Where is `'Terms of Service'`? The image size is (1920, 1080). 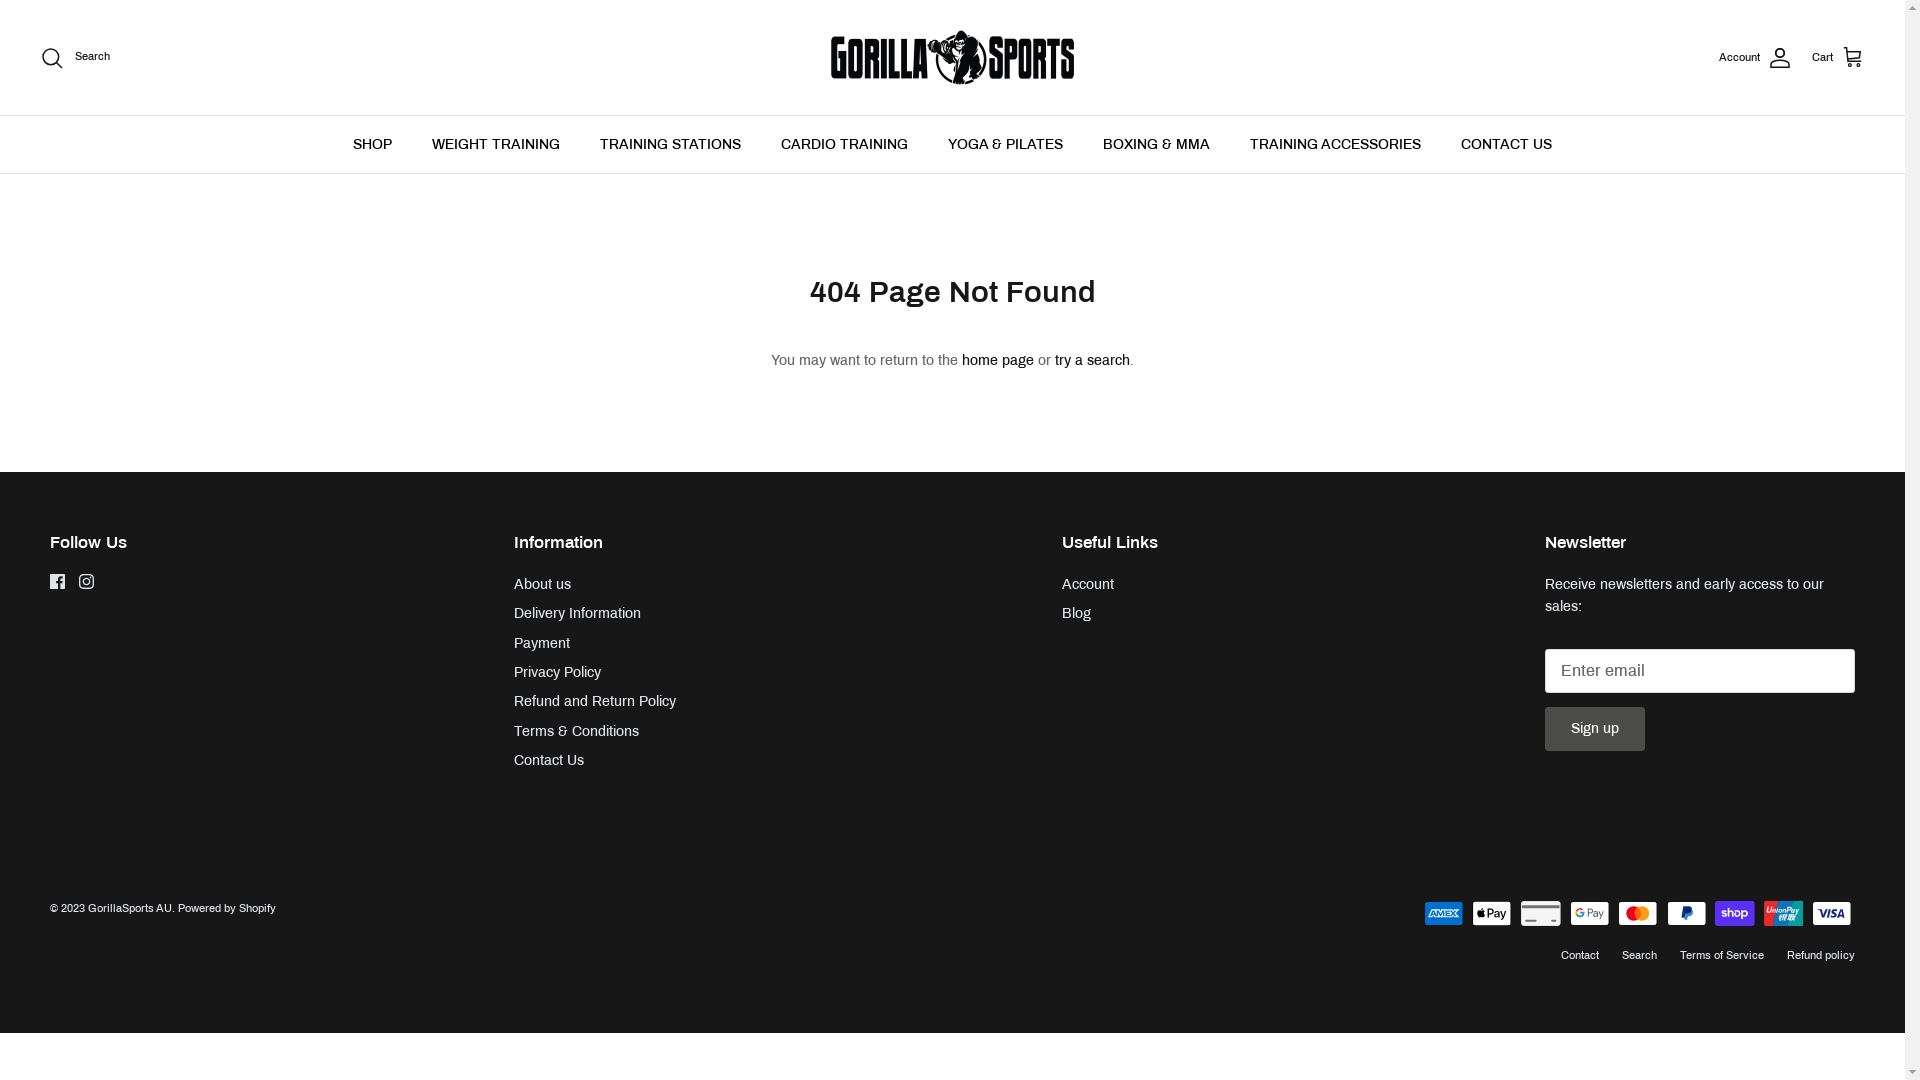 'Terms of Service' is located at coordinates (1721, 954).